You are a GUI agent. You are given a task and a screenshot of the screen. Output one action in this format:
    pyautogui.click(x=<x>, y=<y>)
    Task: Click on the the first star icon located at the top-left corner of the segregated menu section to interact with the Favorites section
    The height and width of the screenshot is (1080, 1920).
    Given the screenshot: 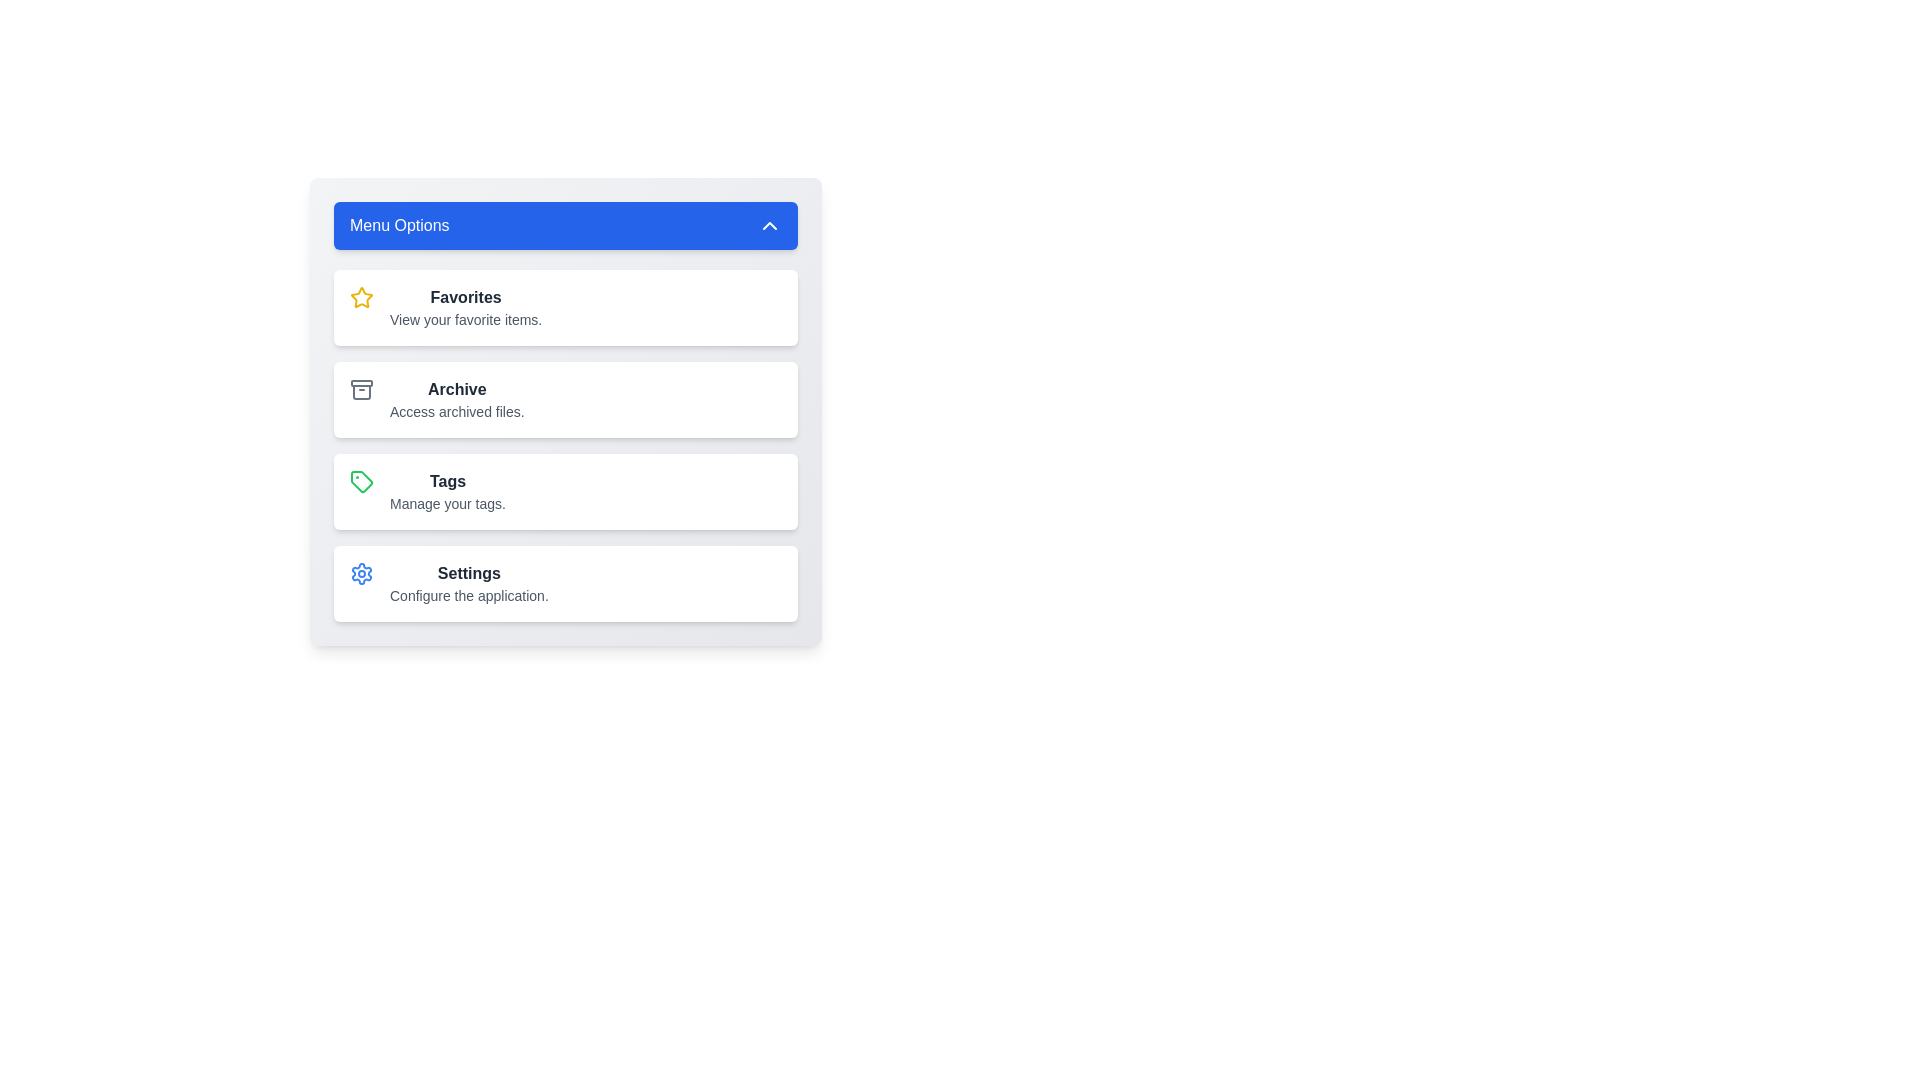 What is the action you would take?
    pyautogui.click(x=361, y=297)
    